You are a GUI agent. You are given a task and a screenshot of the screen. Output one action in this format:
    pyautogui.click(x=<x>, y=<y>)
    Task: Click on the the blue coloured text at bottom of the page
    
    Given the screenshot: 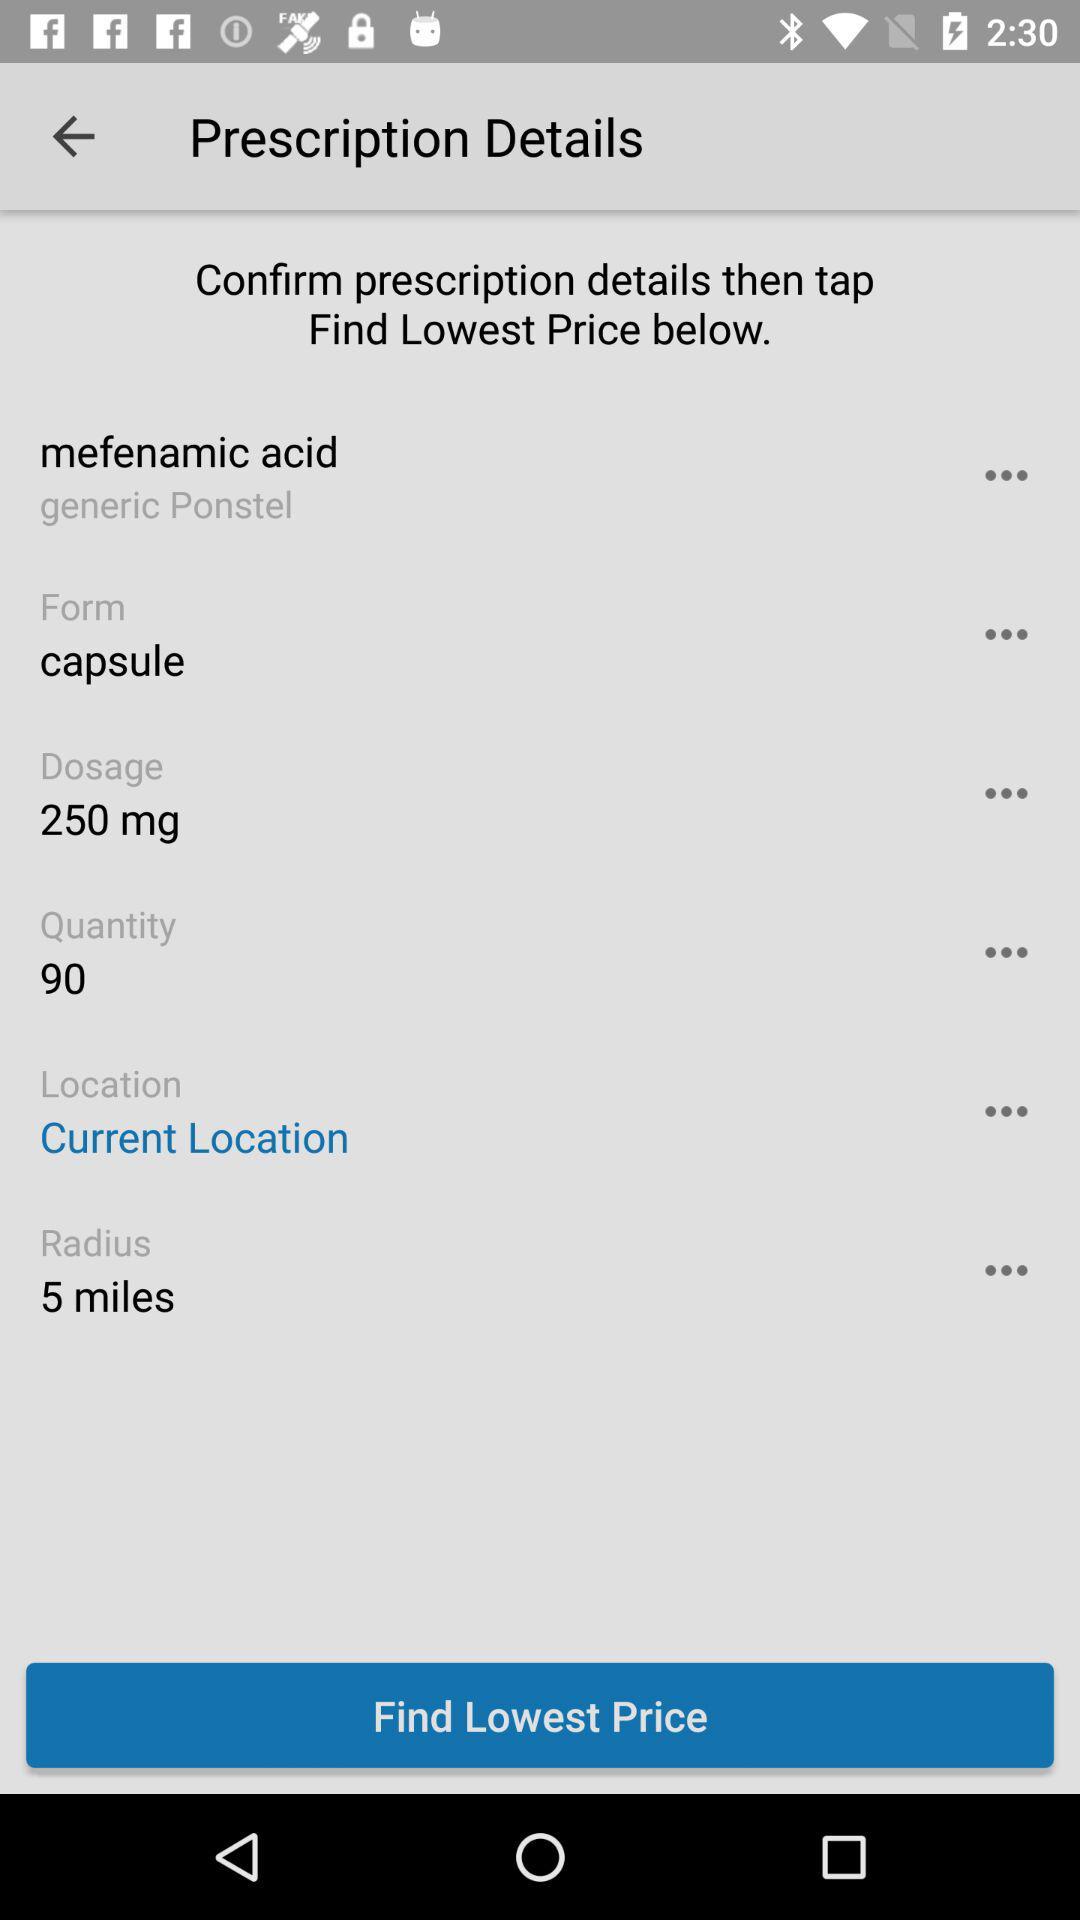 What is the action you would take?
    pyautogui.click(x=540, y=1714)
    